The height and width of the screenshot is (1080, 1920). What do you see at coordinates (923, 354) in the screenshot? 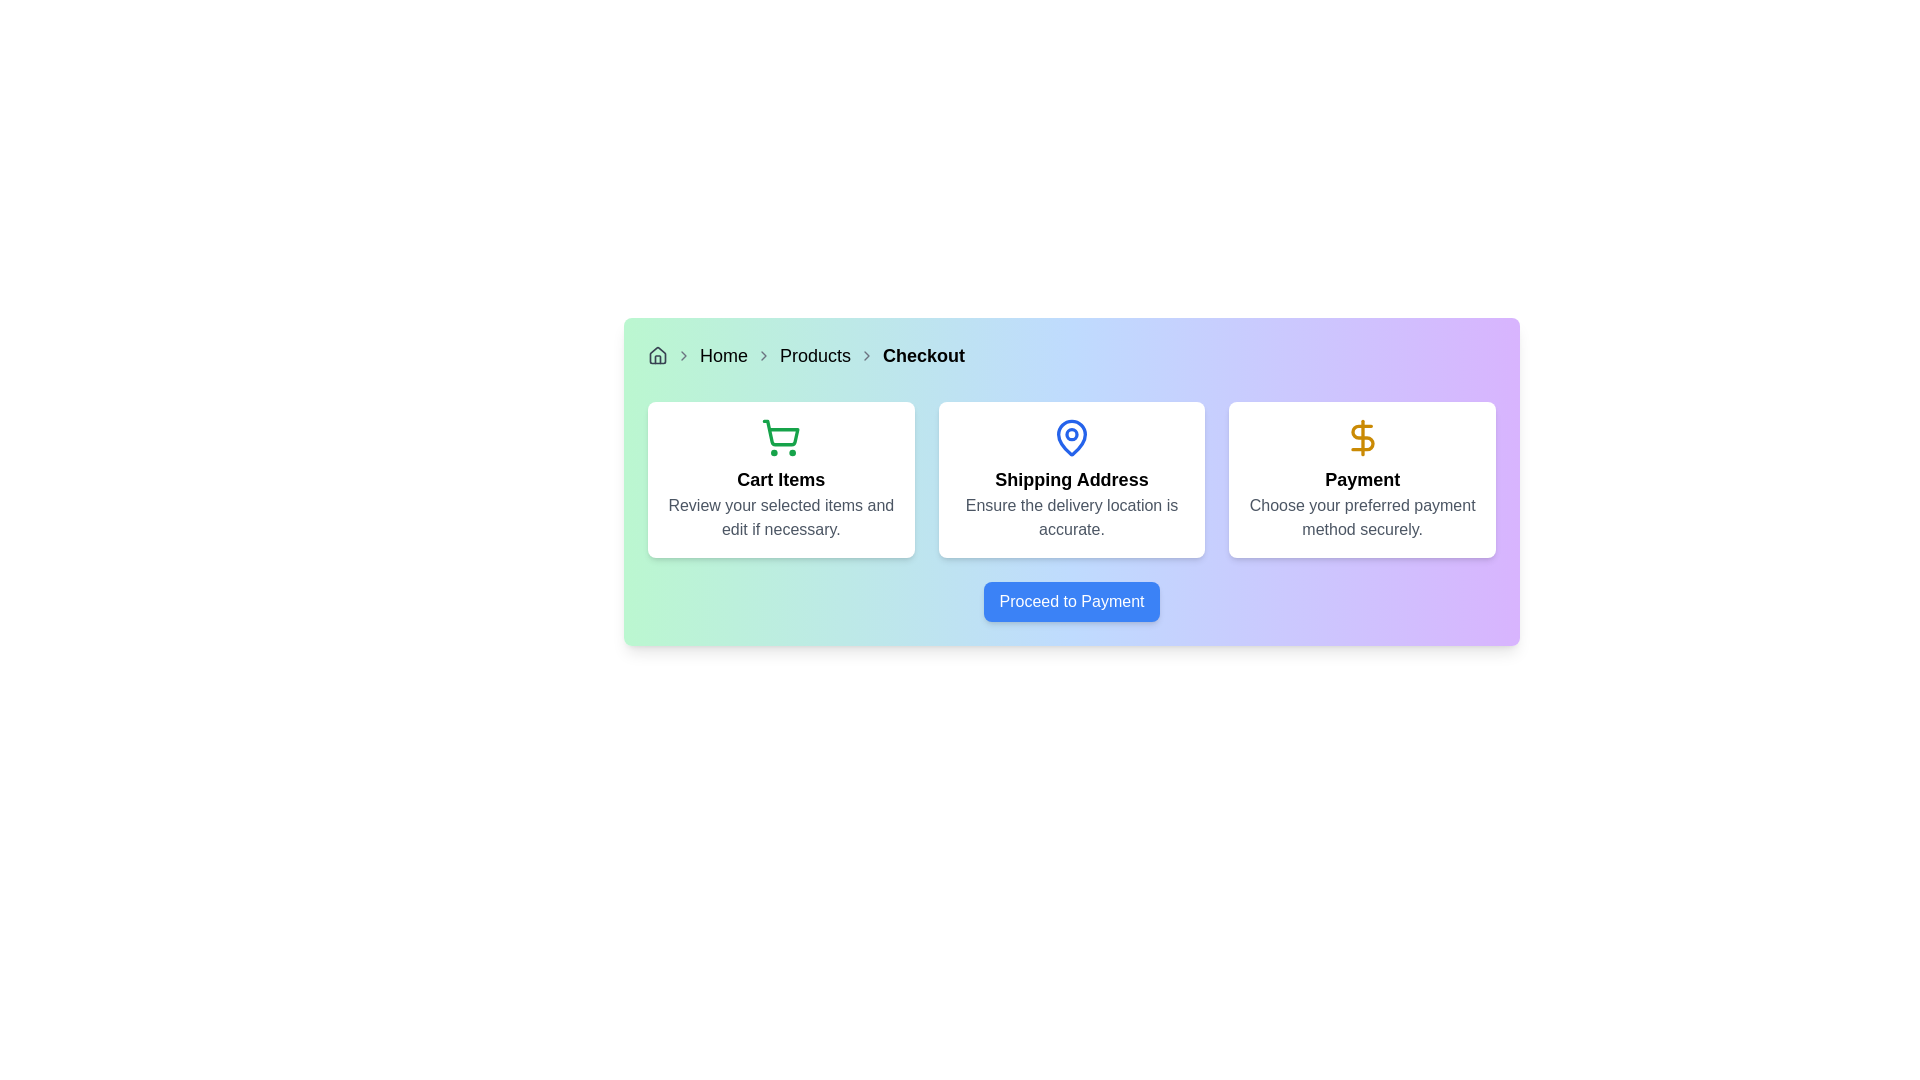
I see `the 'Checkout' text label in the breadcrumb navigation bar, which is styled with a bold font and is the final component in the sequence after 'Home' and 'Products'` at bounding box center [923, 354].